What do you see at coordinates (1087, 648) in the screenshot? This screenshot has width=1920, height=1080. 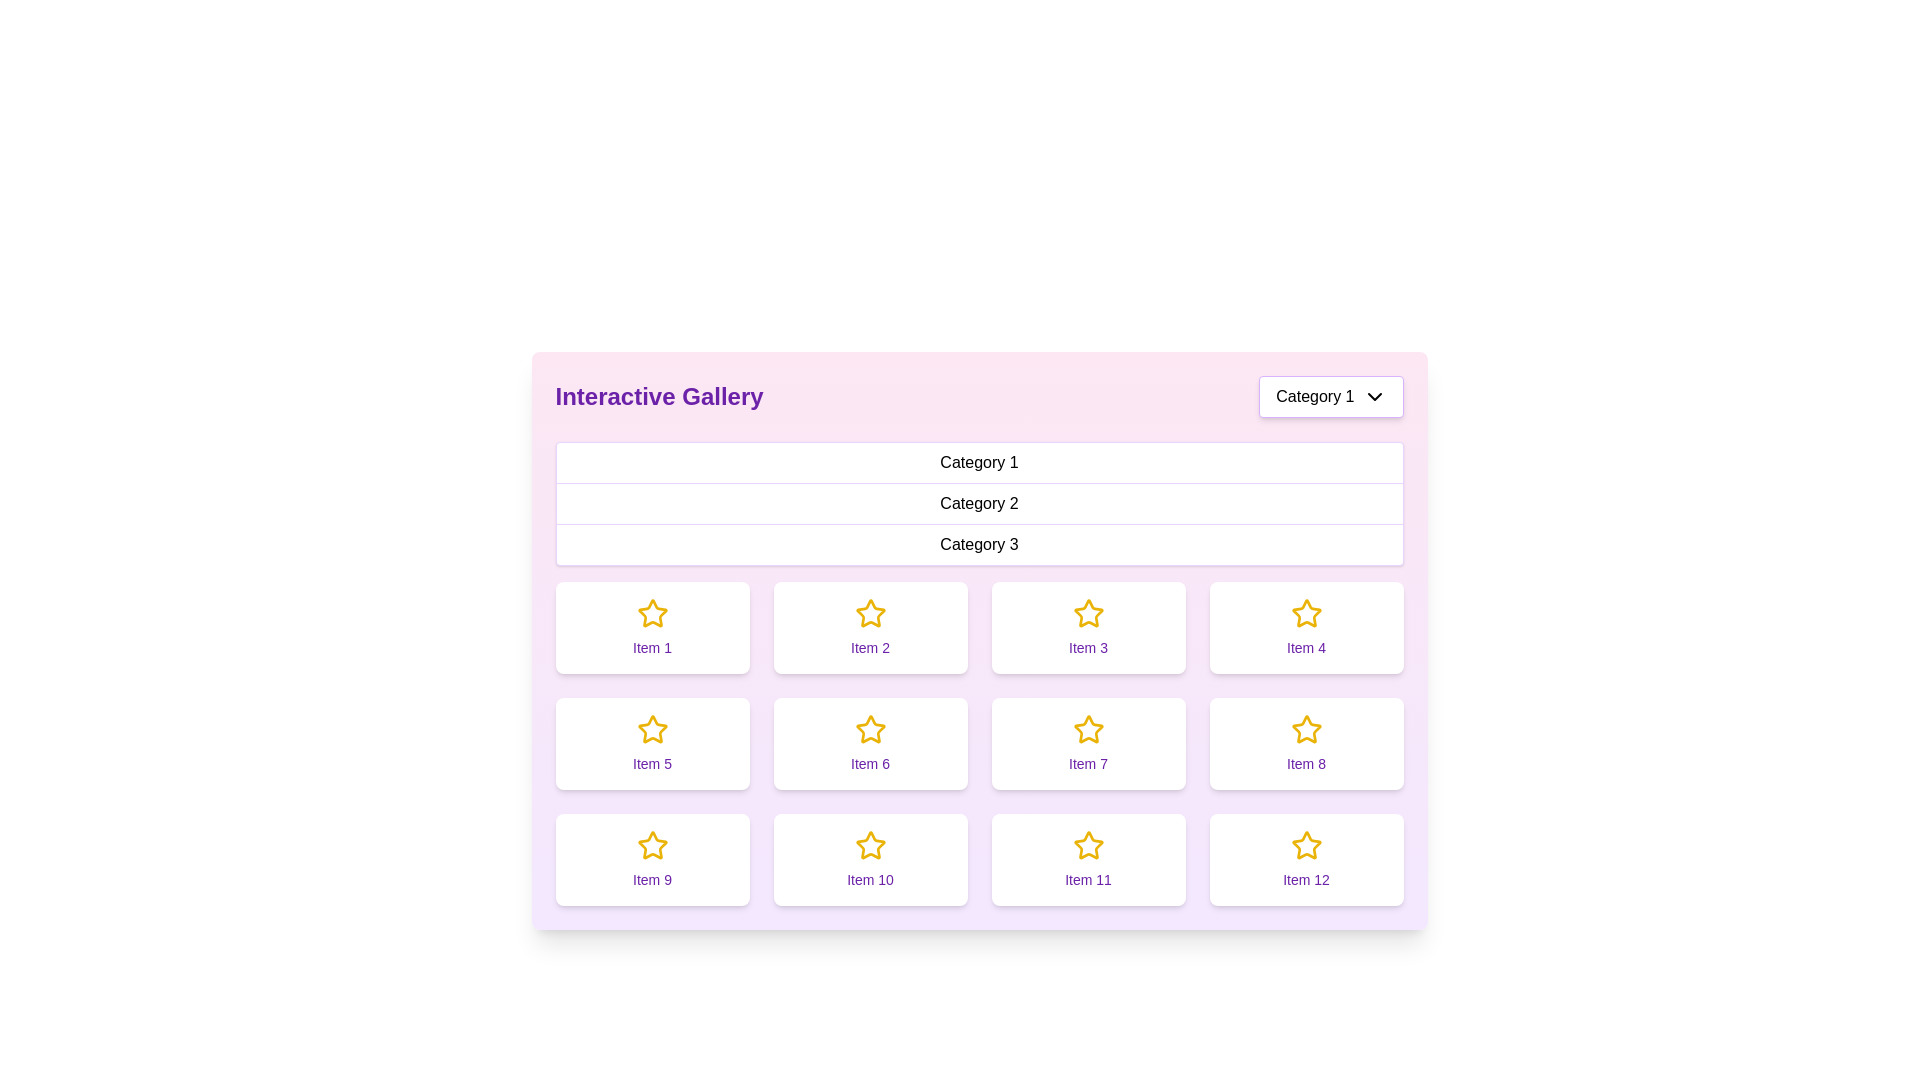 I see `the text label located at the center-bottom of the card in the first row, third column, which identifies the card and is positioned directly below a yellow star icon` at bounding box center [1087, 648].